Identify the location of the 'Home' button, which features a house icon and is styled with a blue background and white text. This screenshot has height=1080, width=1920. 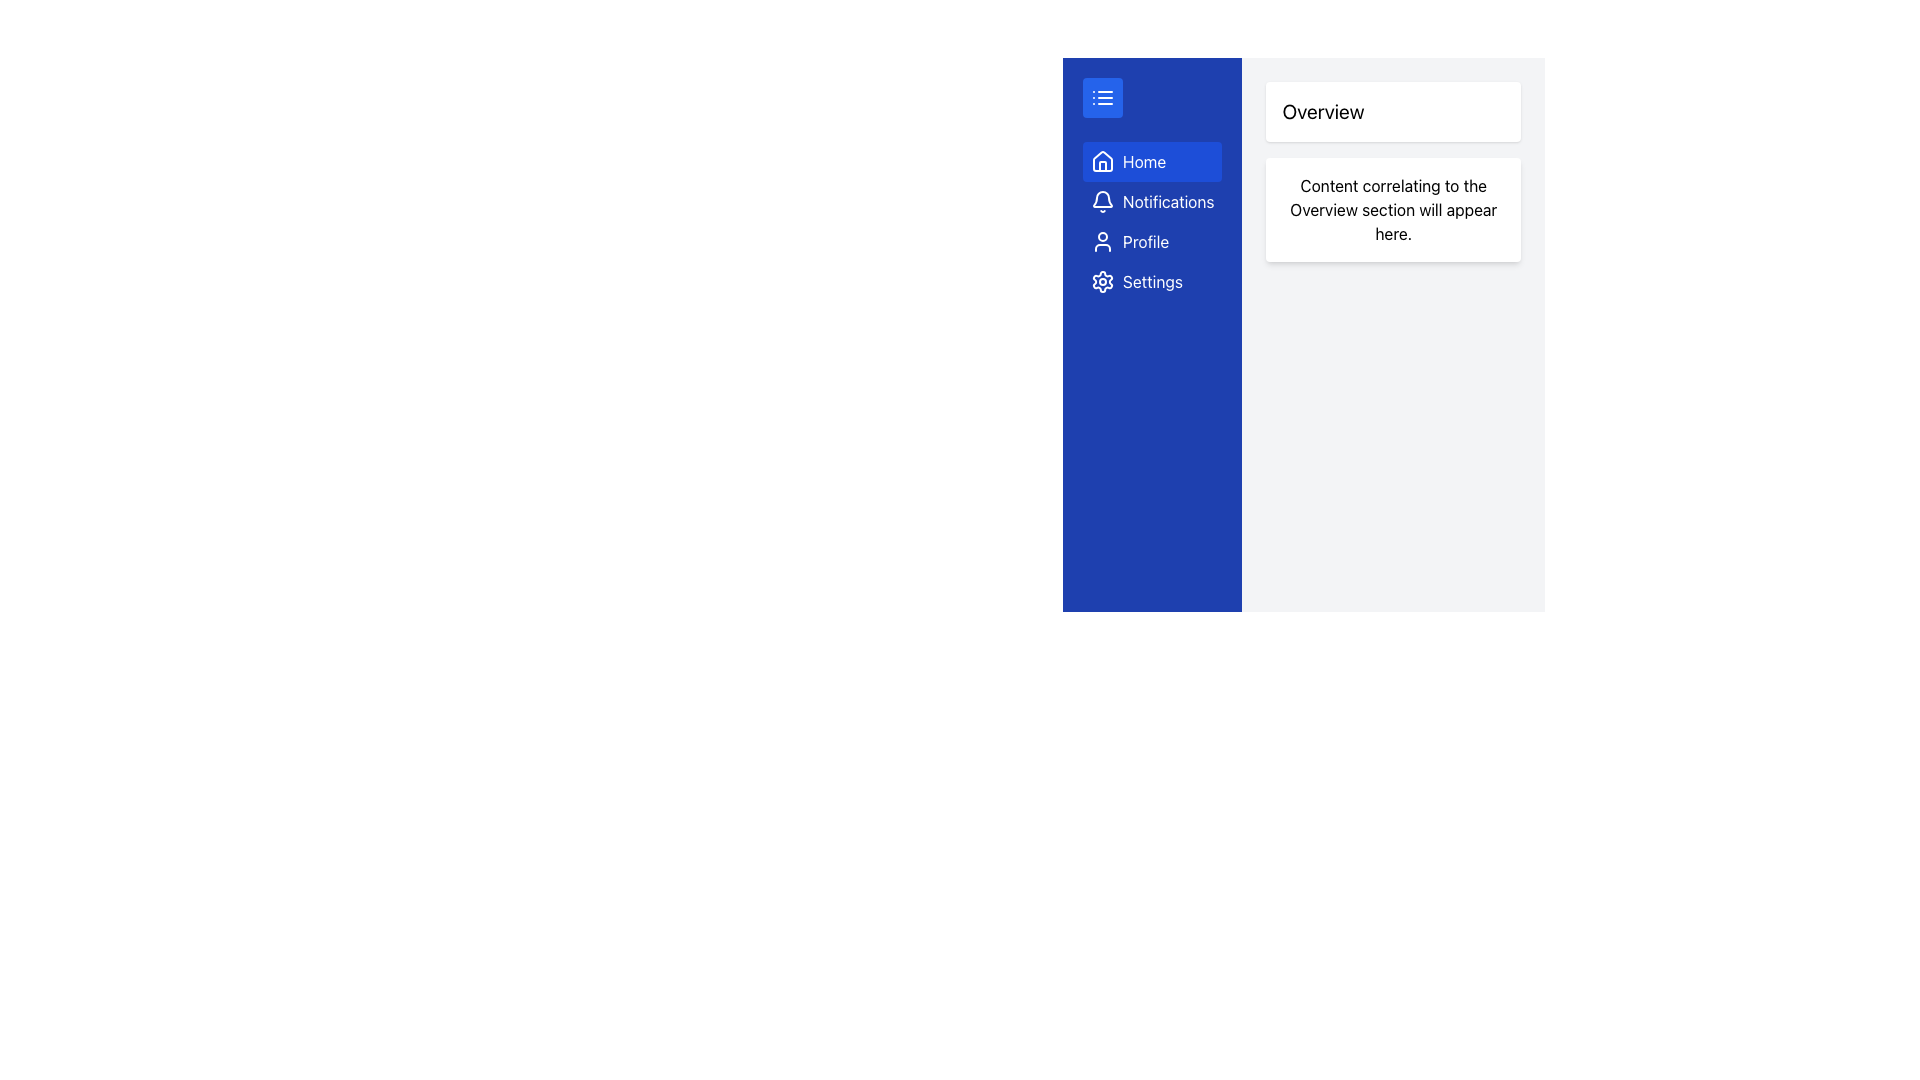
(1152, 161).